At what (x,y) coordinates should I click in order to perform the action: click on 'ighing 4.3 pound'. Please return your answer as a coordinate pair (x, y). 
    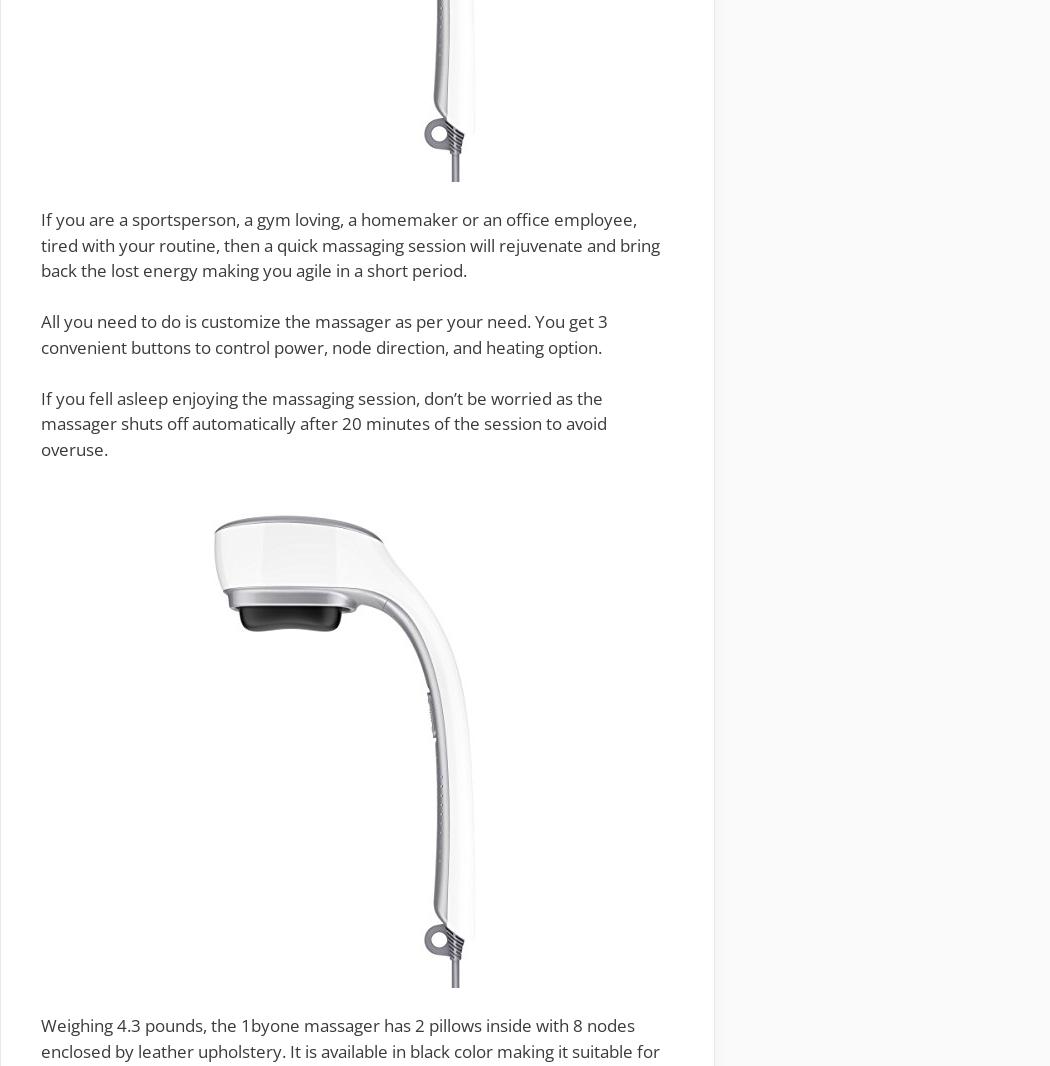
    Looking at the image, I should click on (130, 1025).